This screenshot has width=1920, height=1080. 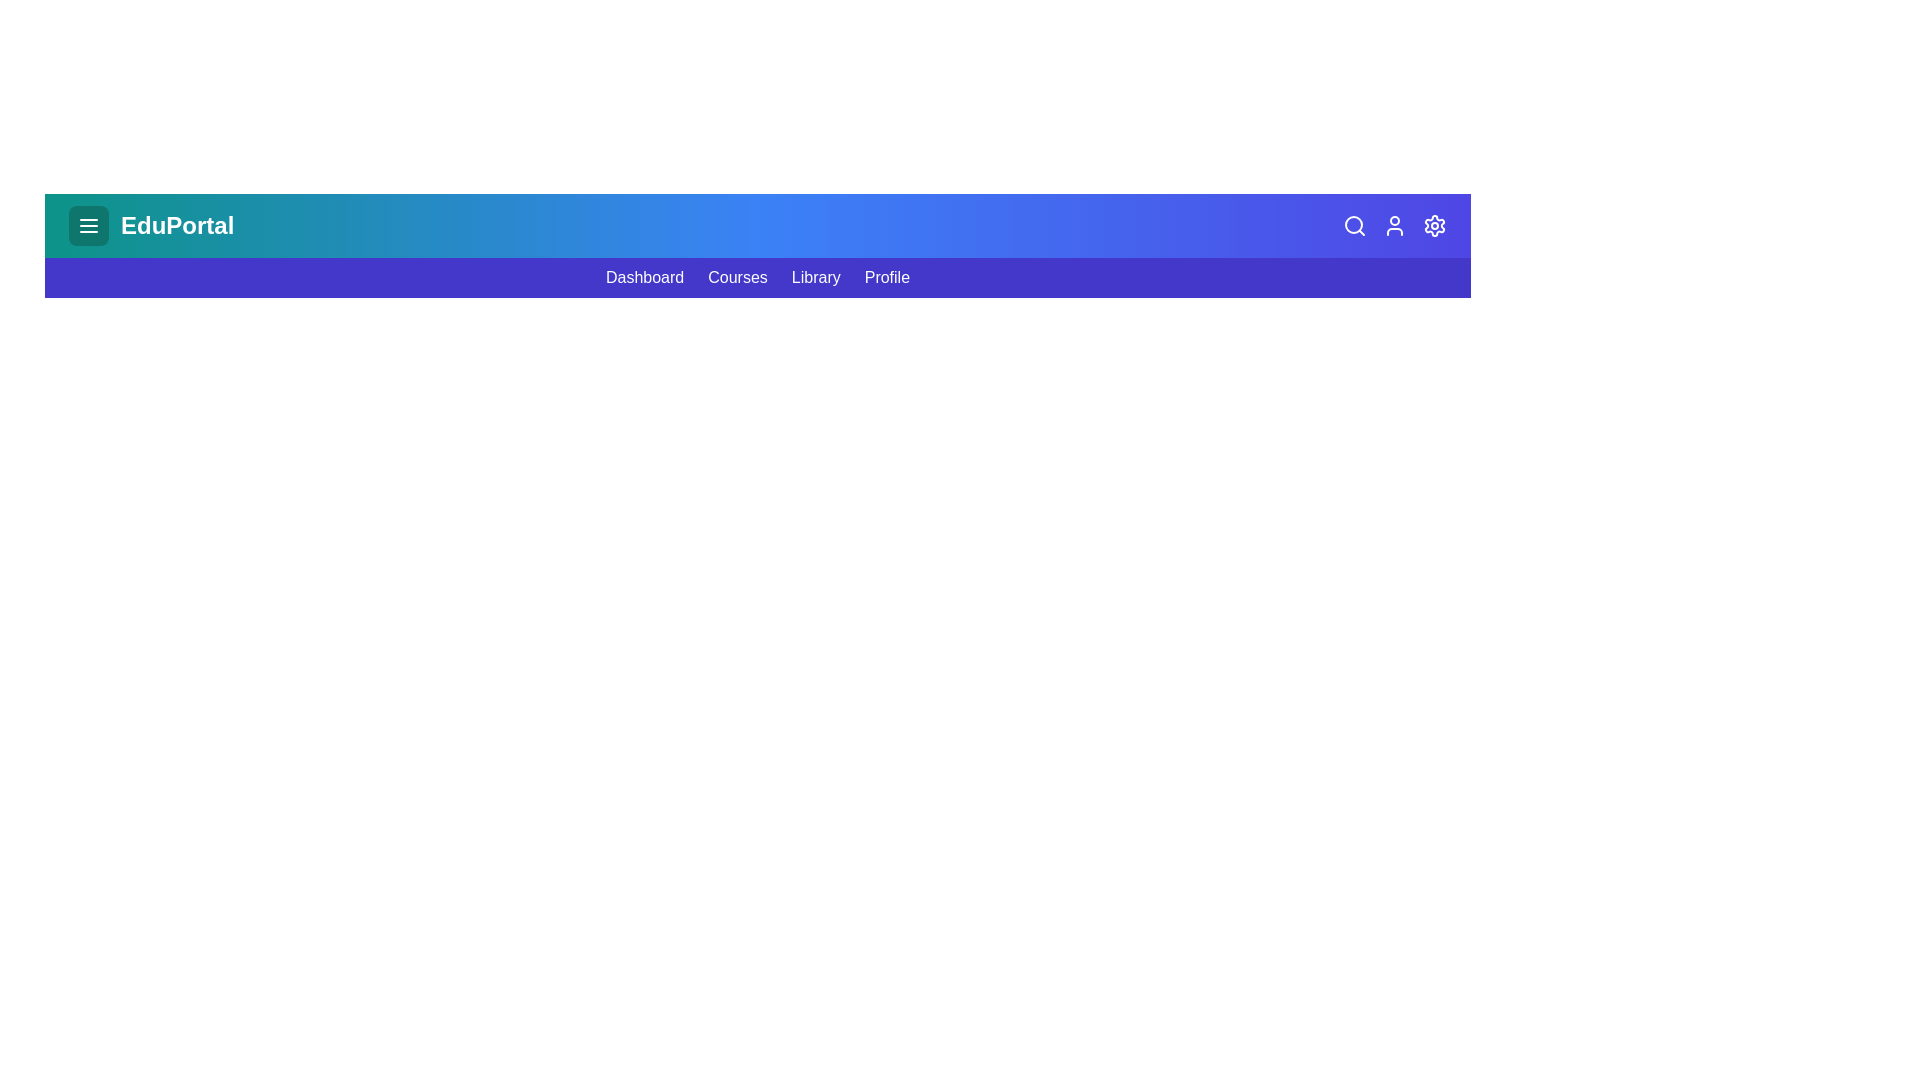 What do you see at coordinates (737, 277) in the screenshot?
I see `the navigation link Courses in the menu bar` at bounding box center [737, 277].